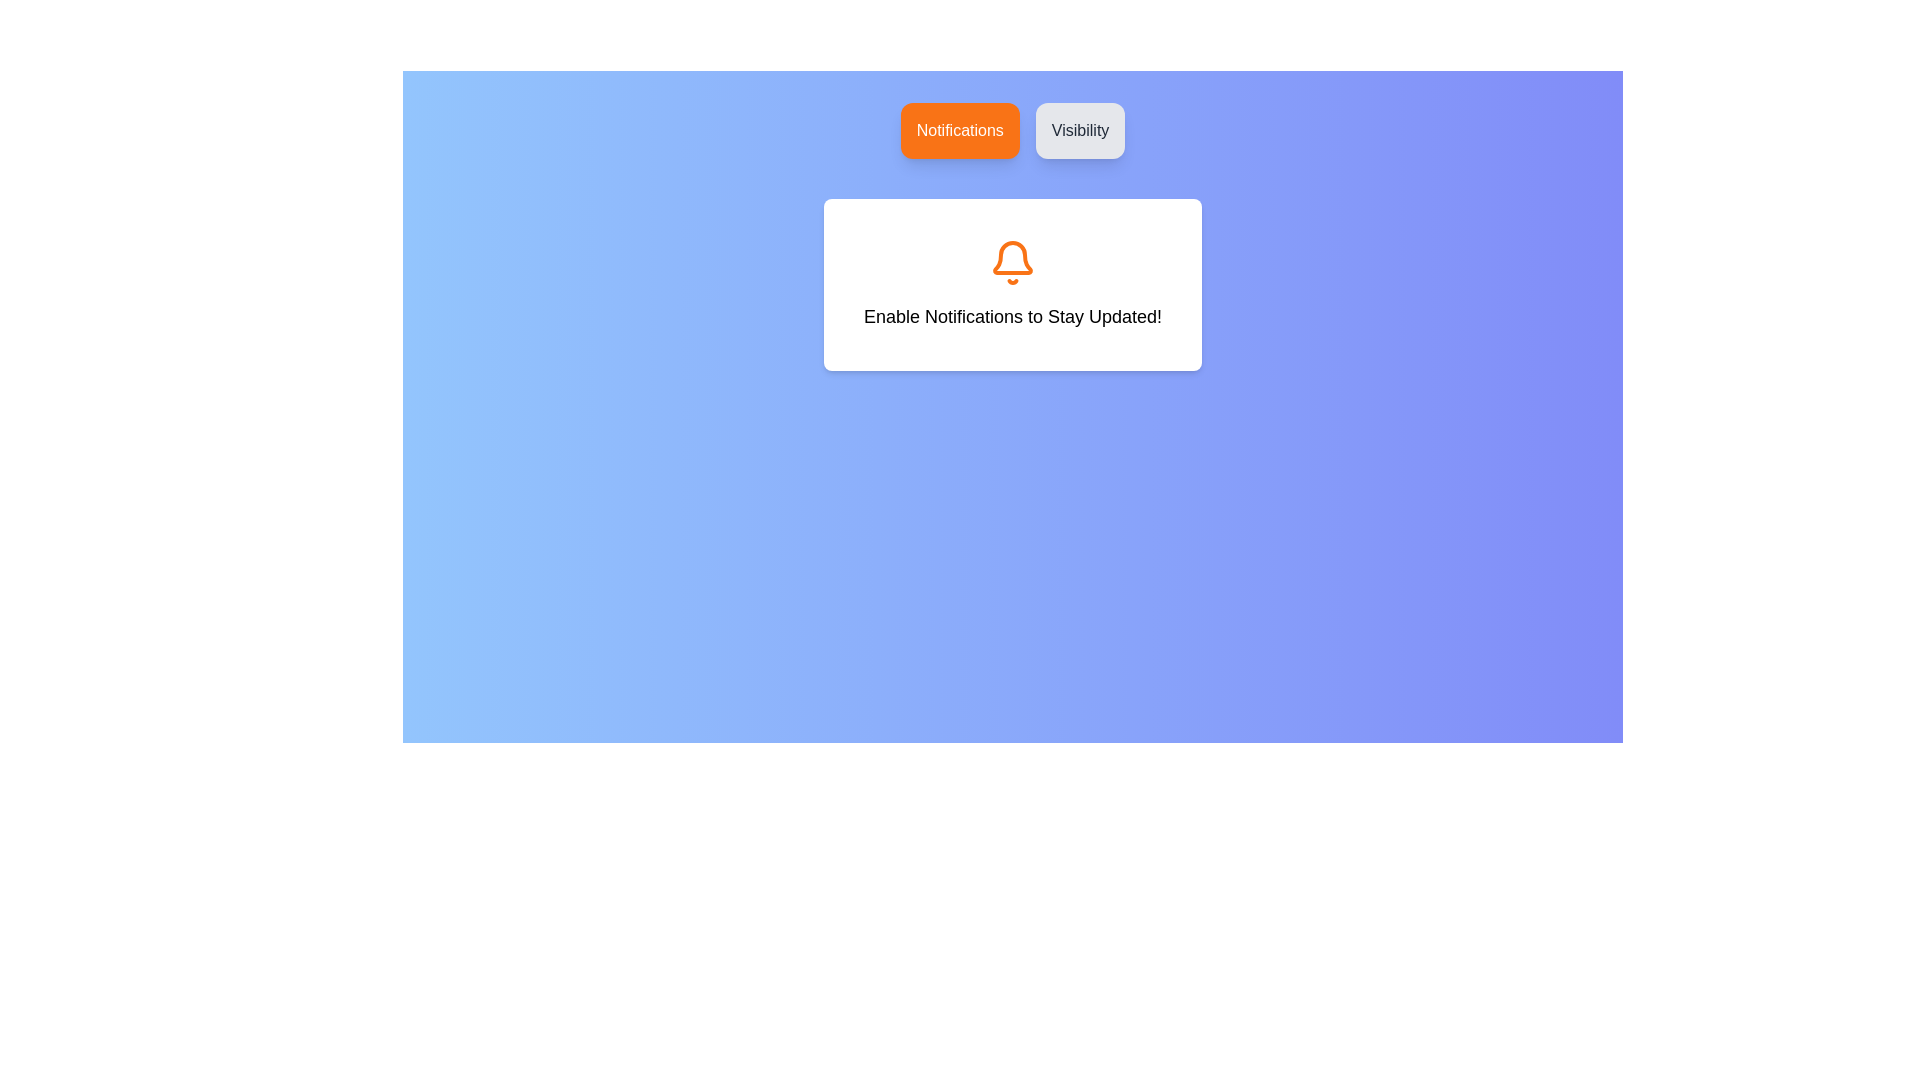 The width and height of the screenshot is (1920, 1080). What do you see at coordinates (1012, 261) in the screenshot?
I see `the bell icon within the active panel` at bounding box center [1012, 261].